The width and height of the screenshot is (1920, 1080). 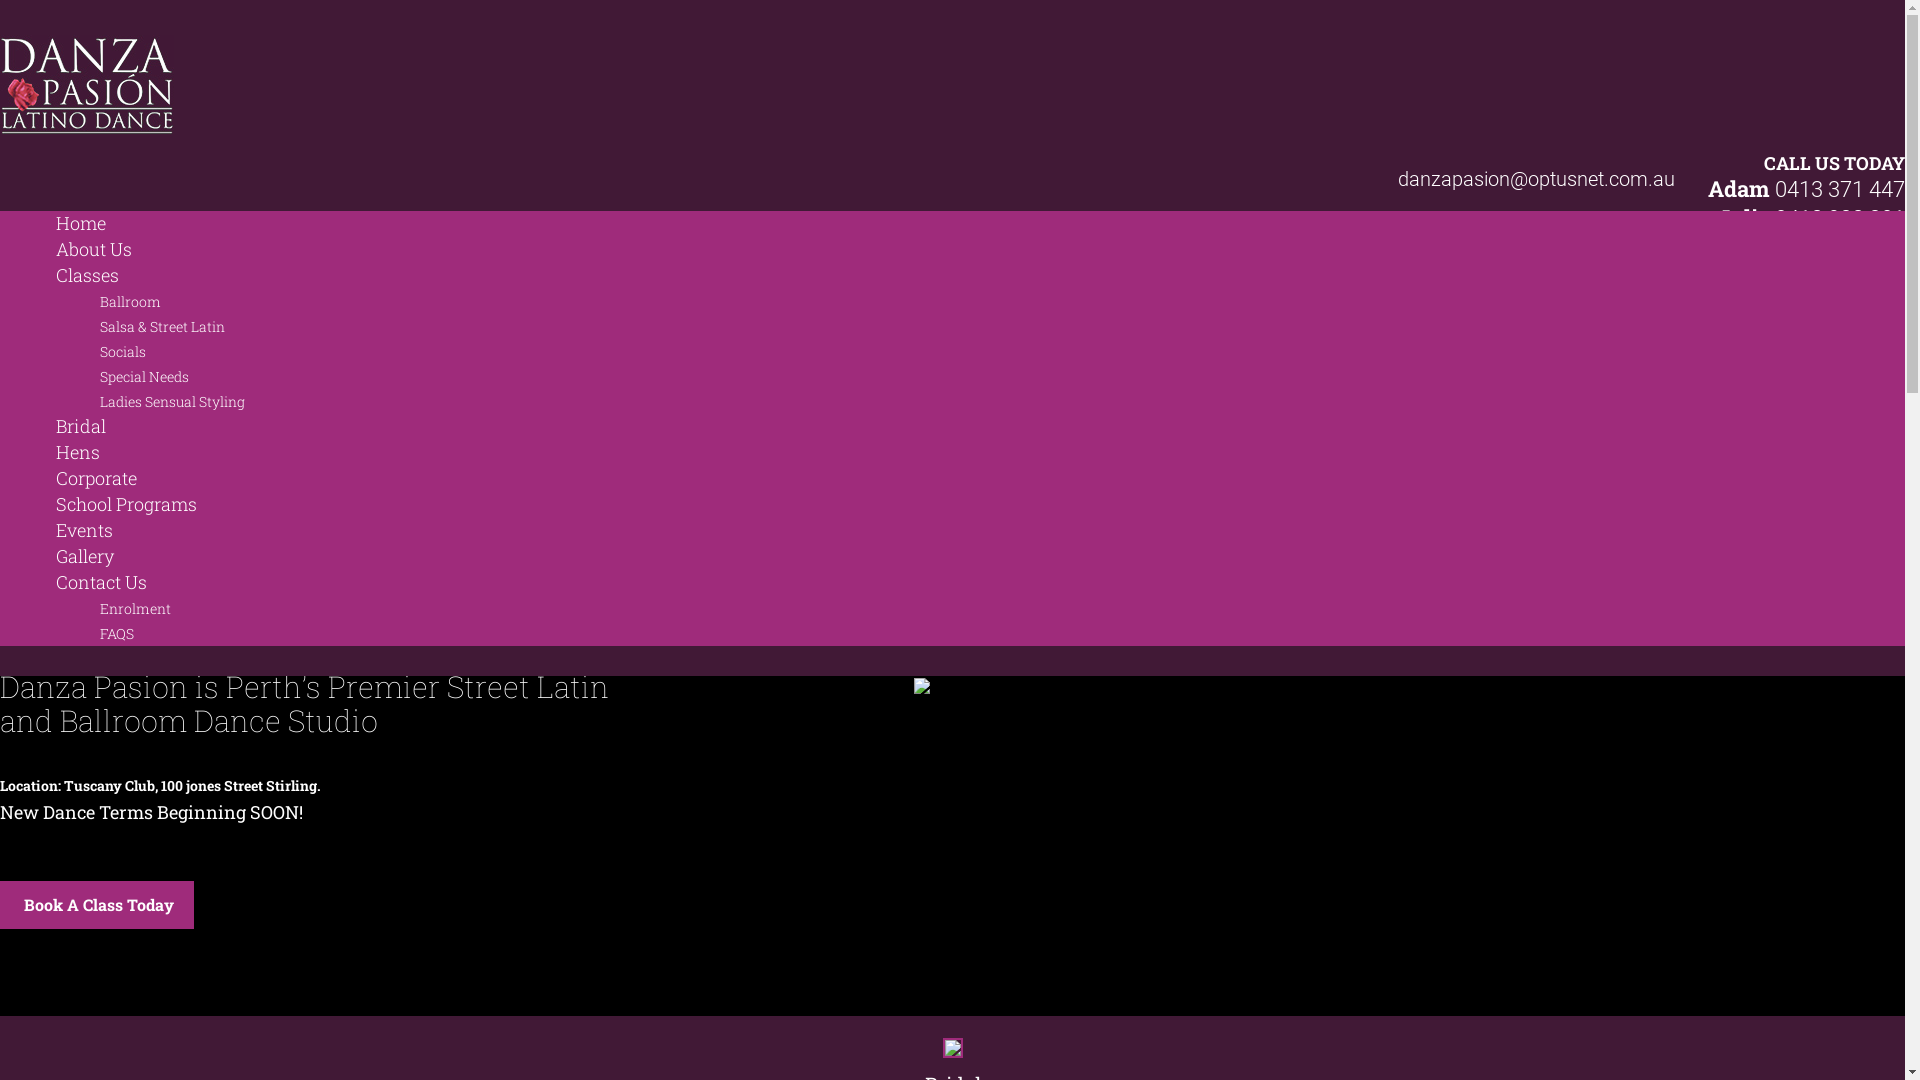 What do you see at coordinates (115, 633) in the screenshot?
I see `'FAQS'` at bounding box center [115, 633].